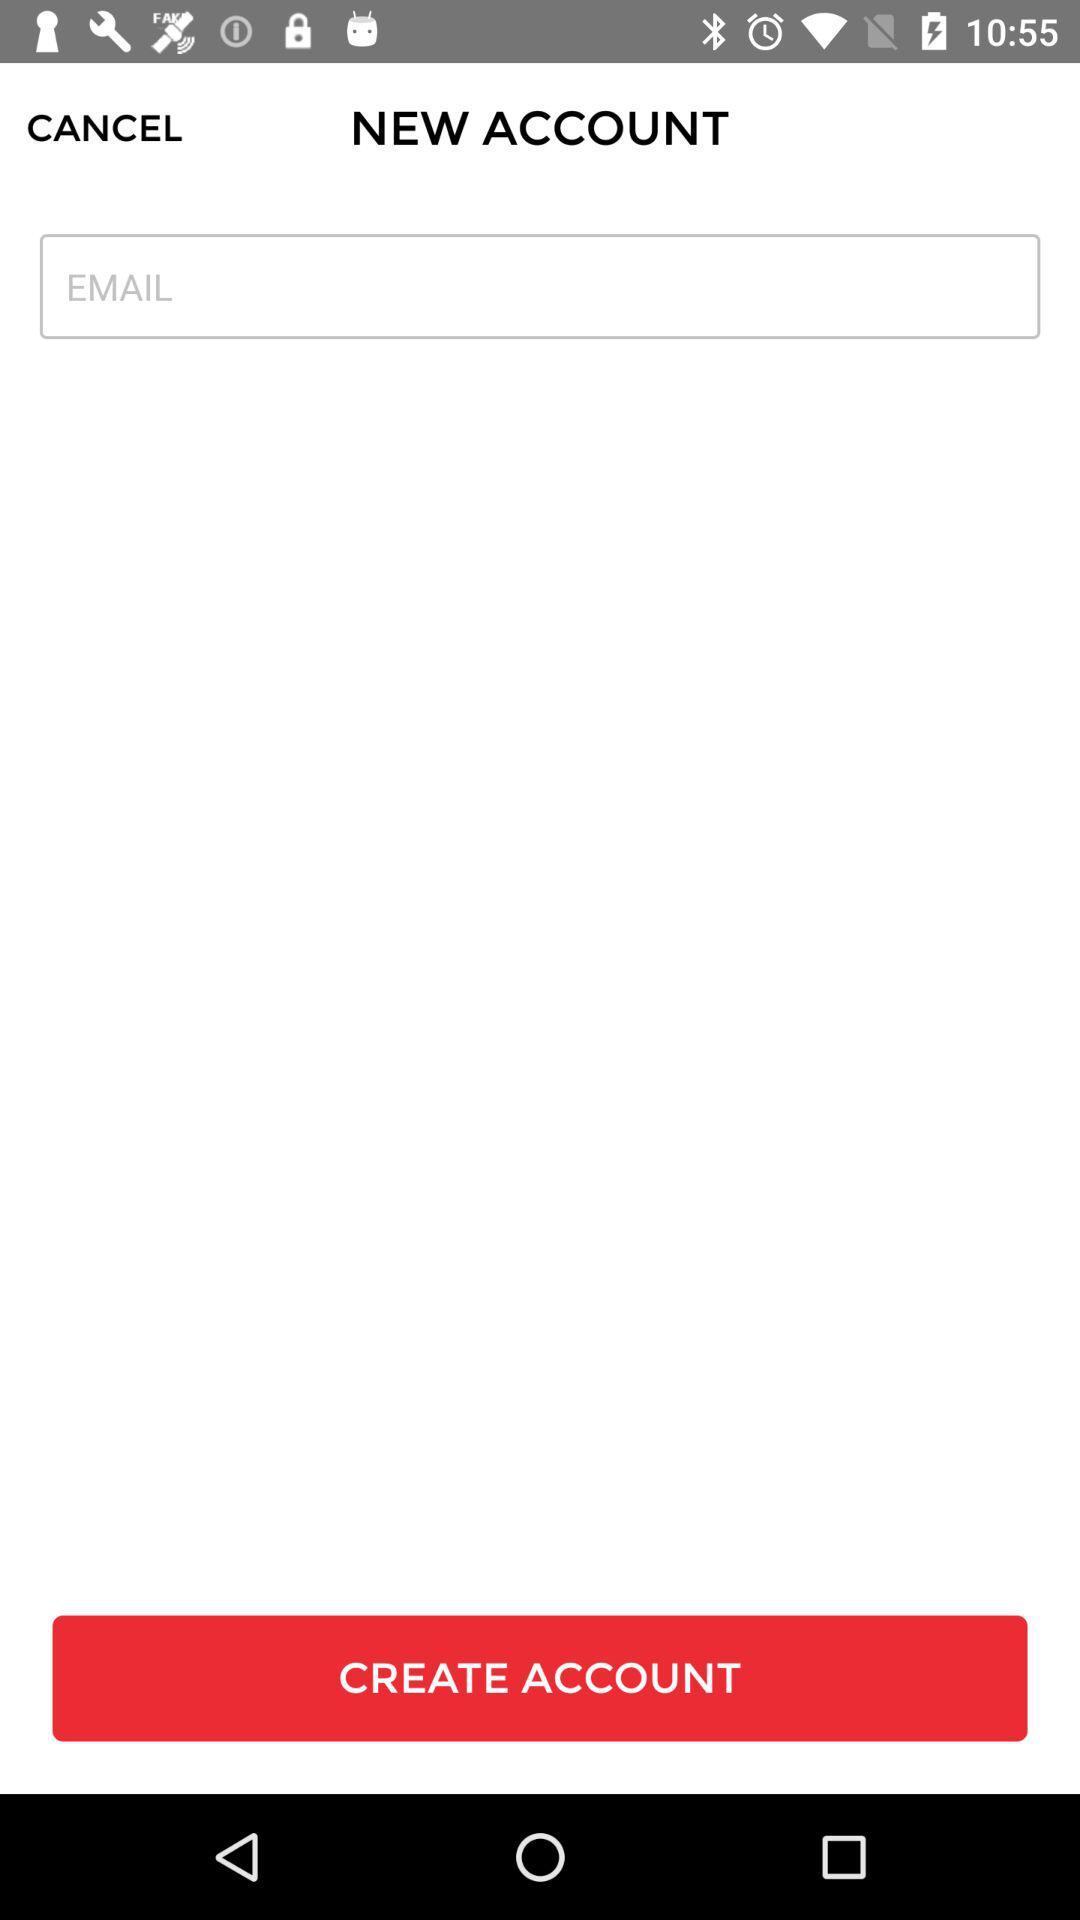 Image resolution: width=1080 pixels, height=1920 pixels. I want to click on icon to the left of new account item, so click(104, 127).